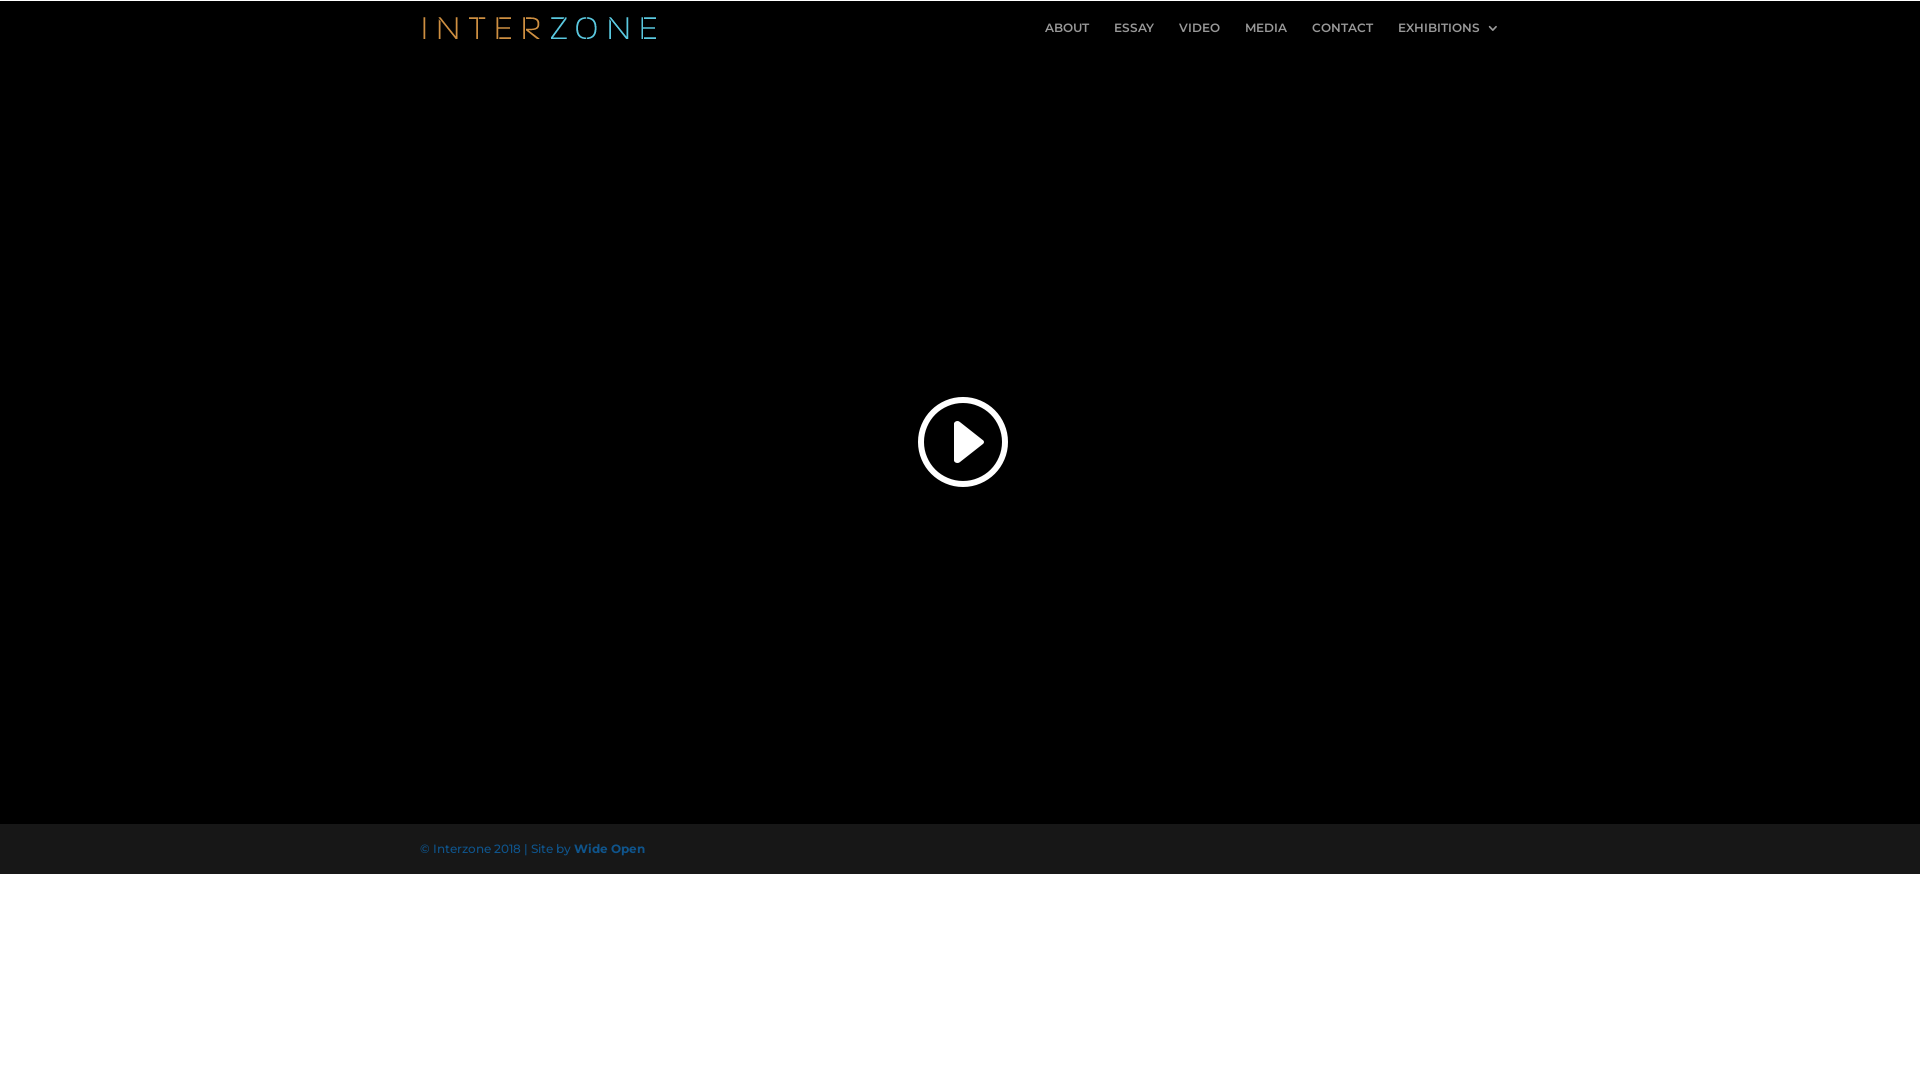  I want to click on 'ABOUT', so click(1065, 38).